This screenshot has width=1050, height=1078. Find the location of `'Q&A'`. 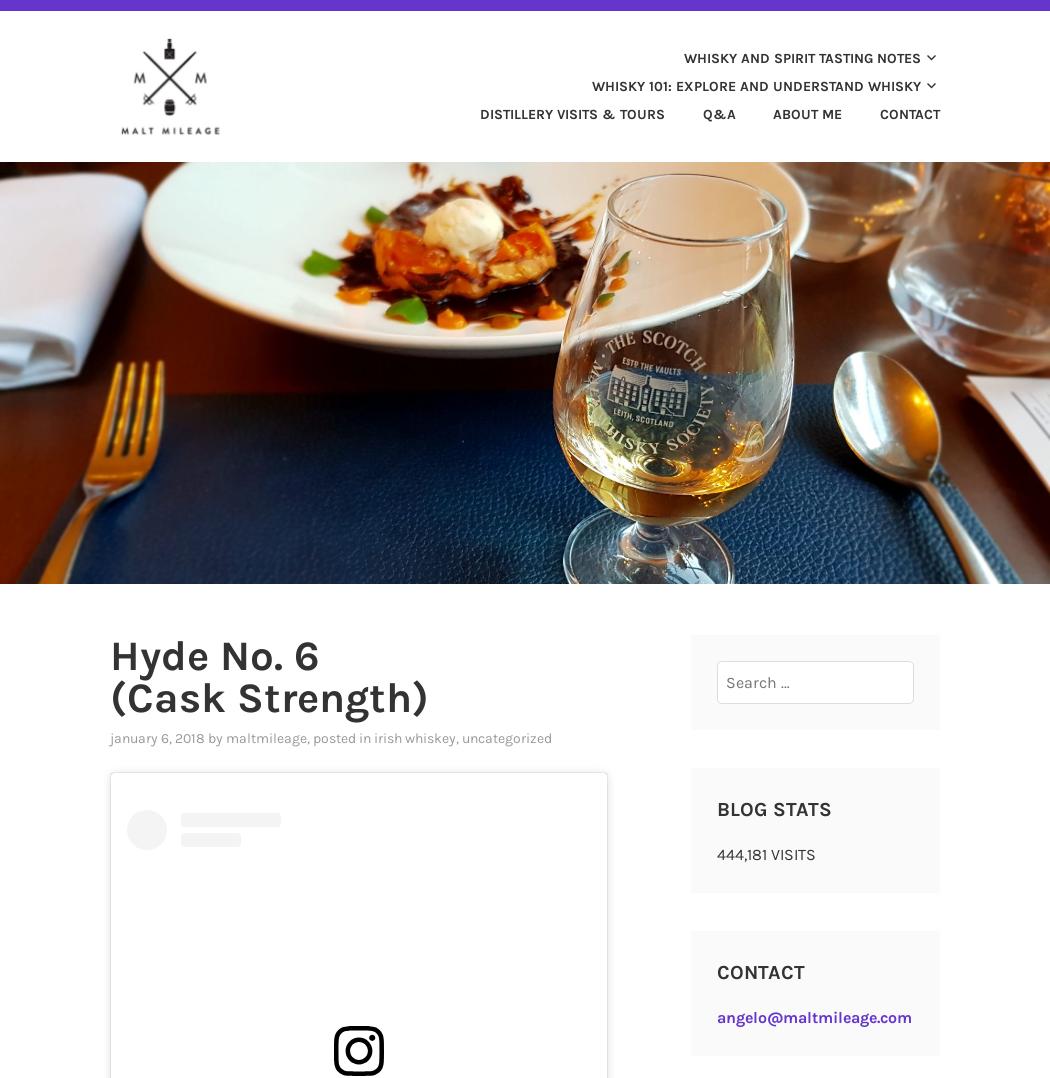

'Q&A' is located at coordinates (702, 112).